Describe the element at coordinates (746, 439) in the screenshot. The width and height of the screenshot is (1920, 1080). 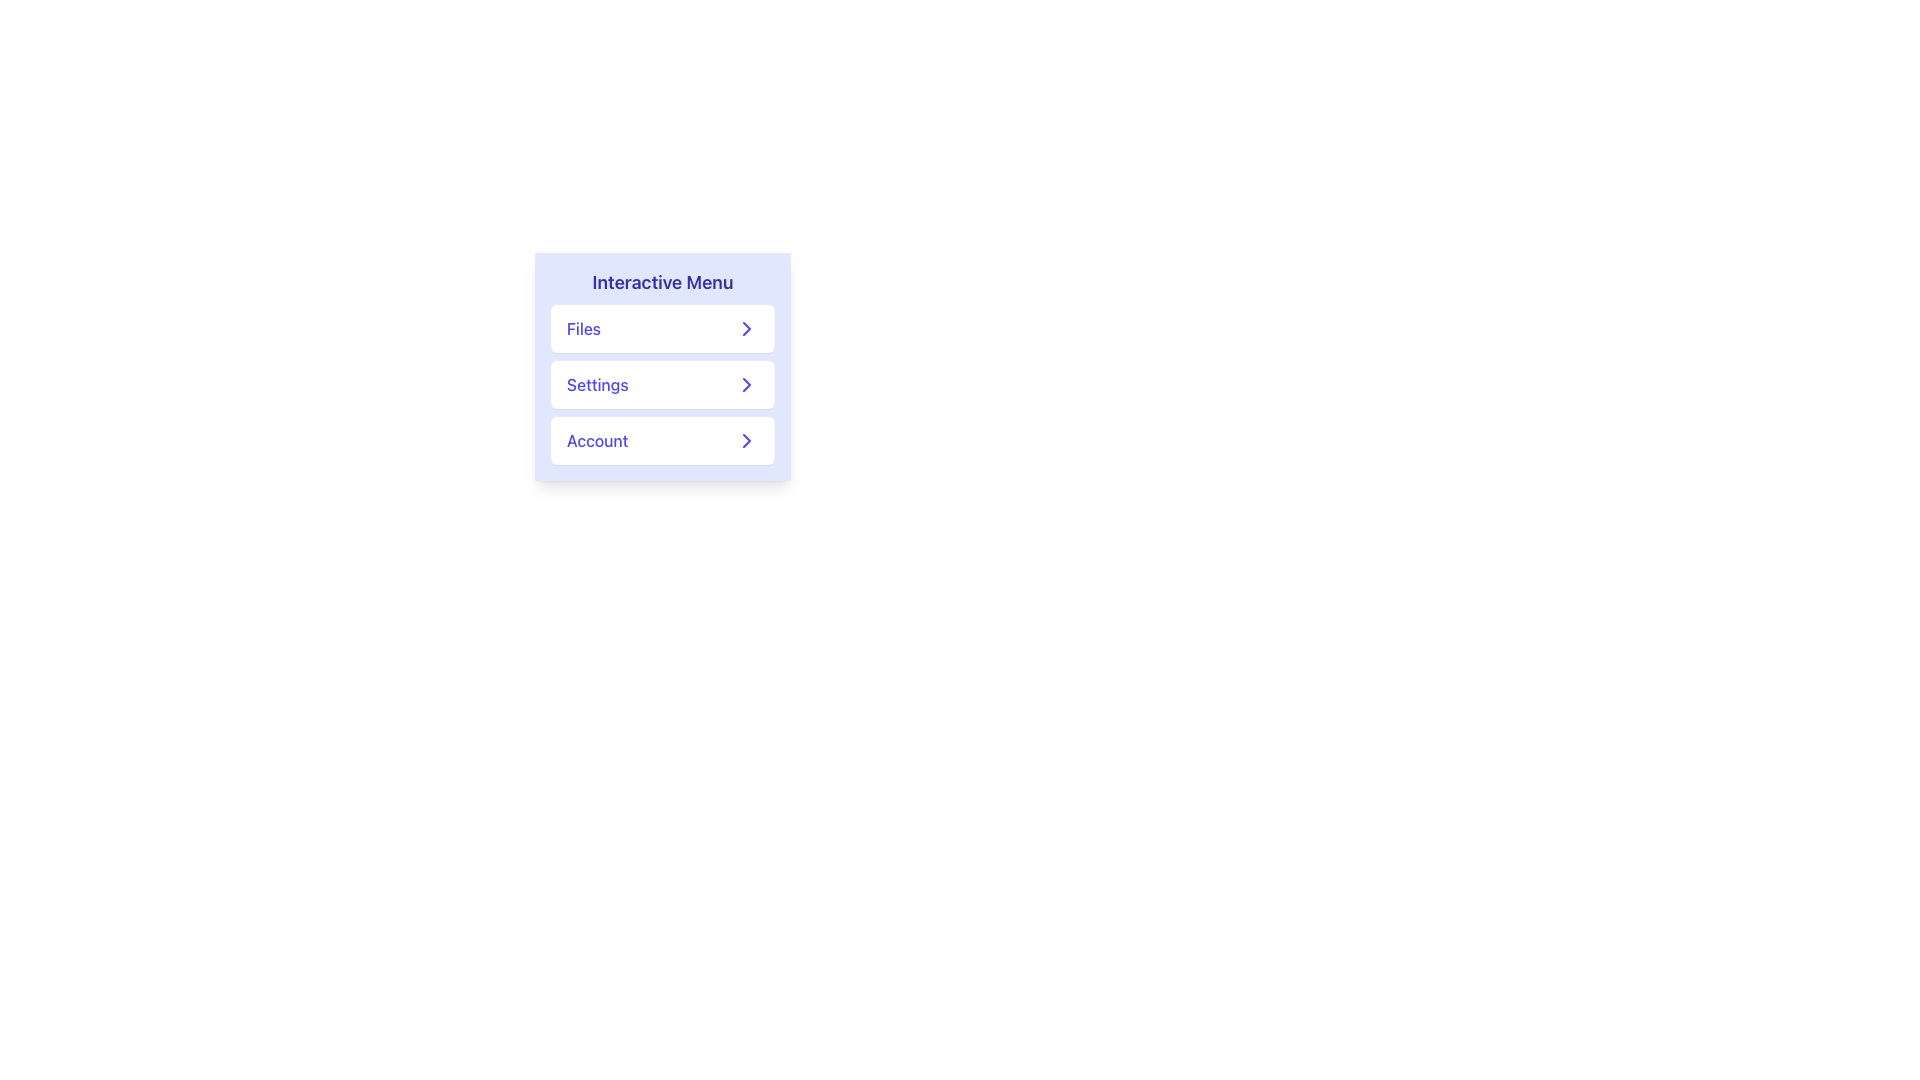
I see `the chevron arrow icon located at the rightmost part of the 'Account' menu item` at that location.